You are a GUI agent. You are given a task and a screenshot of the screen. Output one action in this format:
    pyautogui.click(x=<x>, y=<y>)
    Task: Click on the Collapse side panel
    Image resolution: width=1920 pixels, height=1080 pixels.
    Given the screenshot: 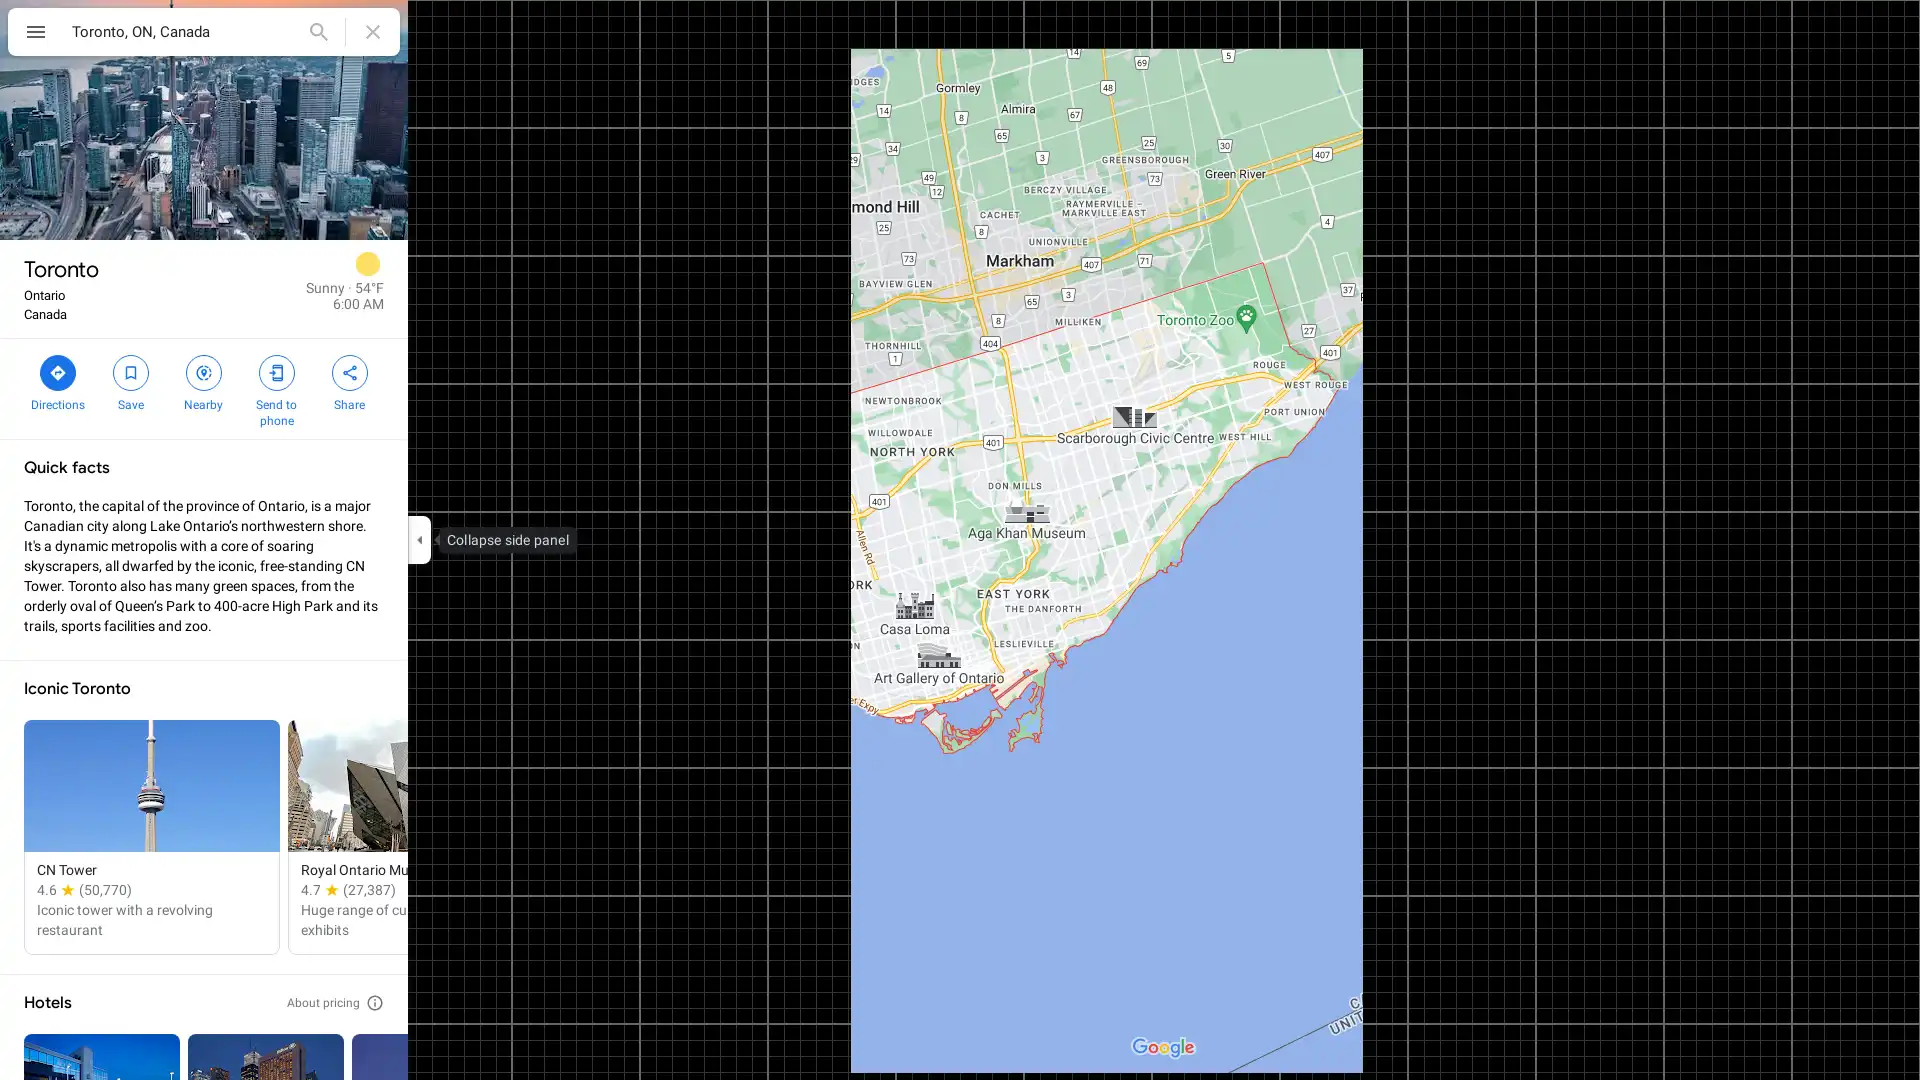 What is the action you would take?
    pyautogui.click(x=418, y=540)
    